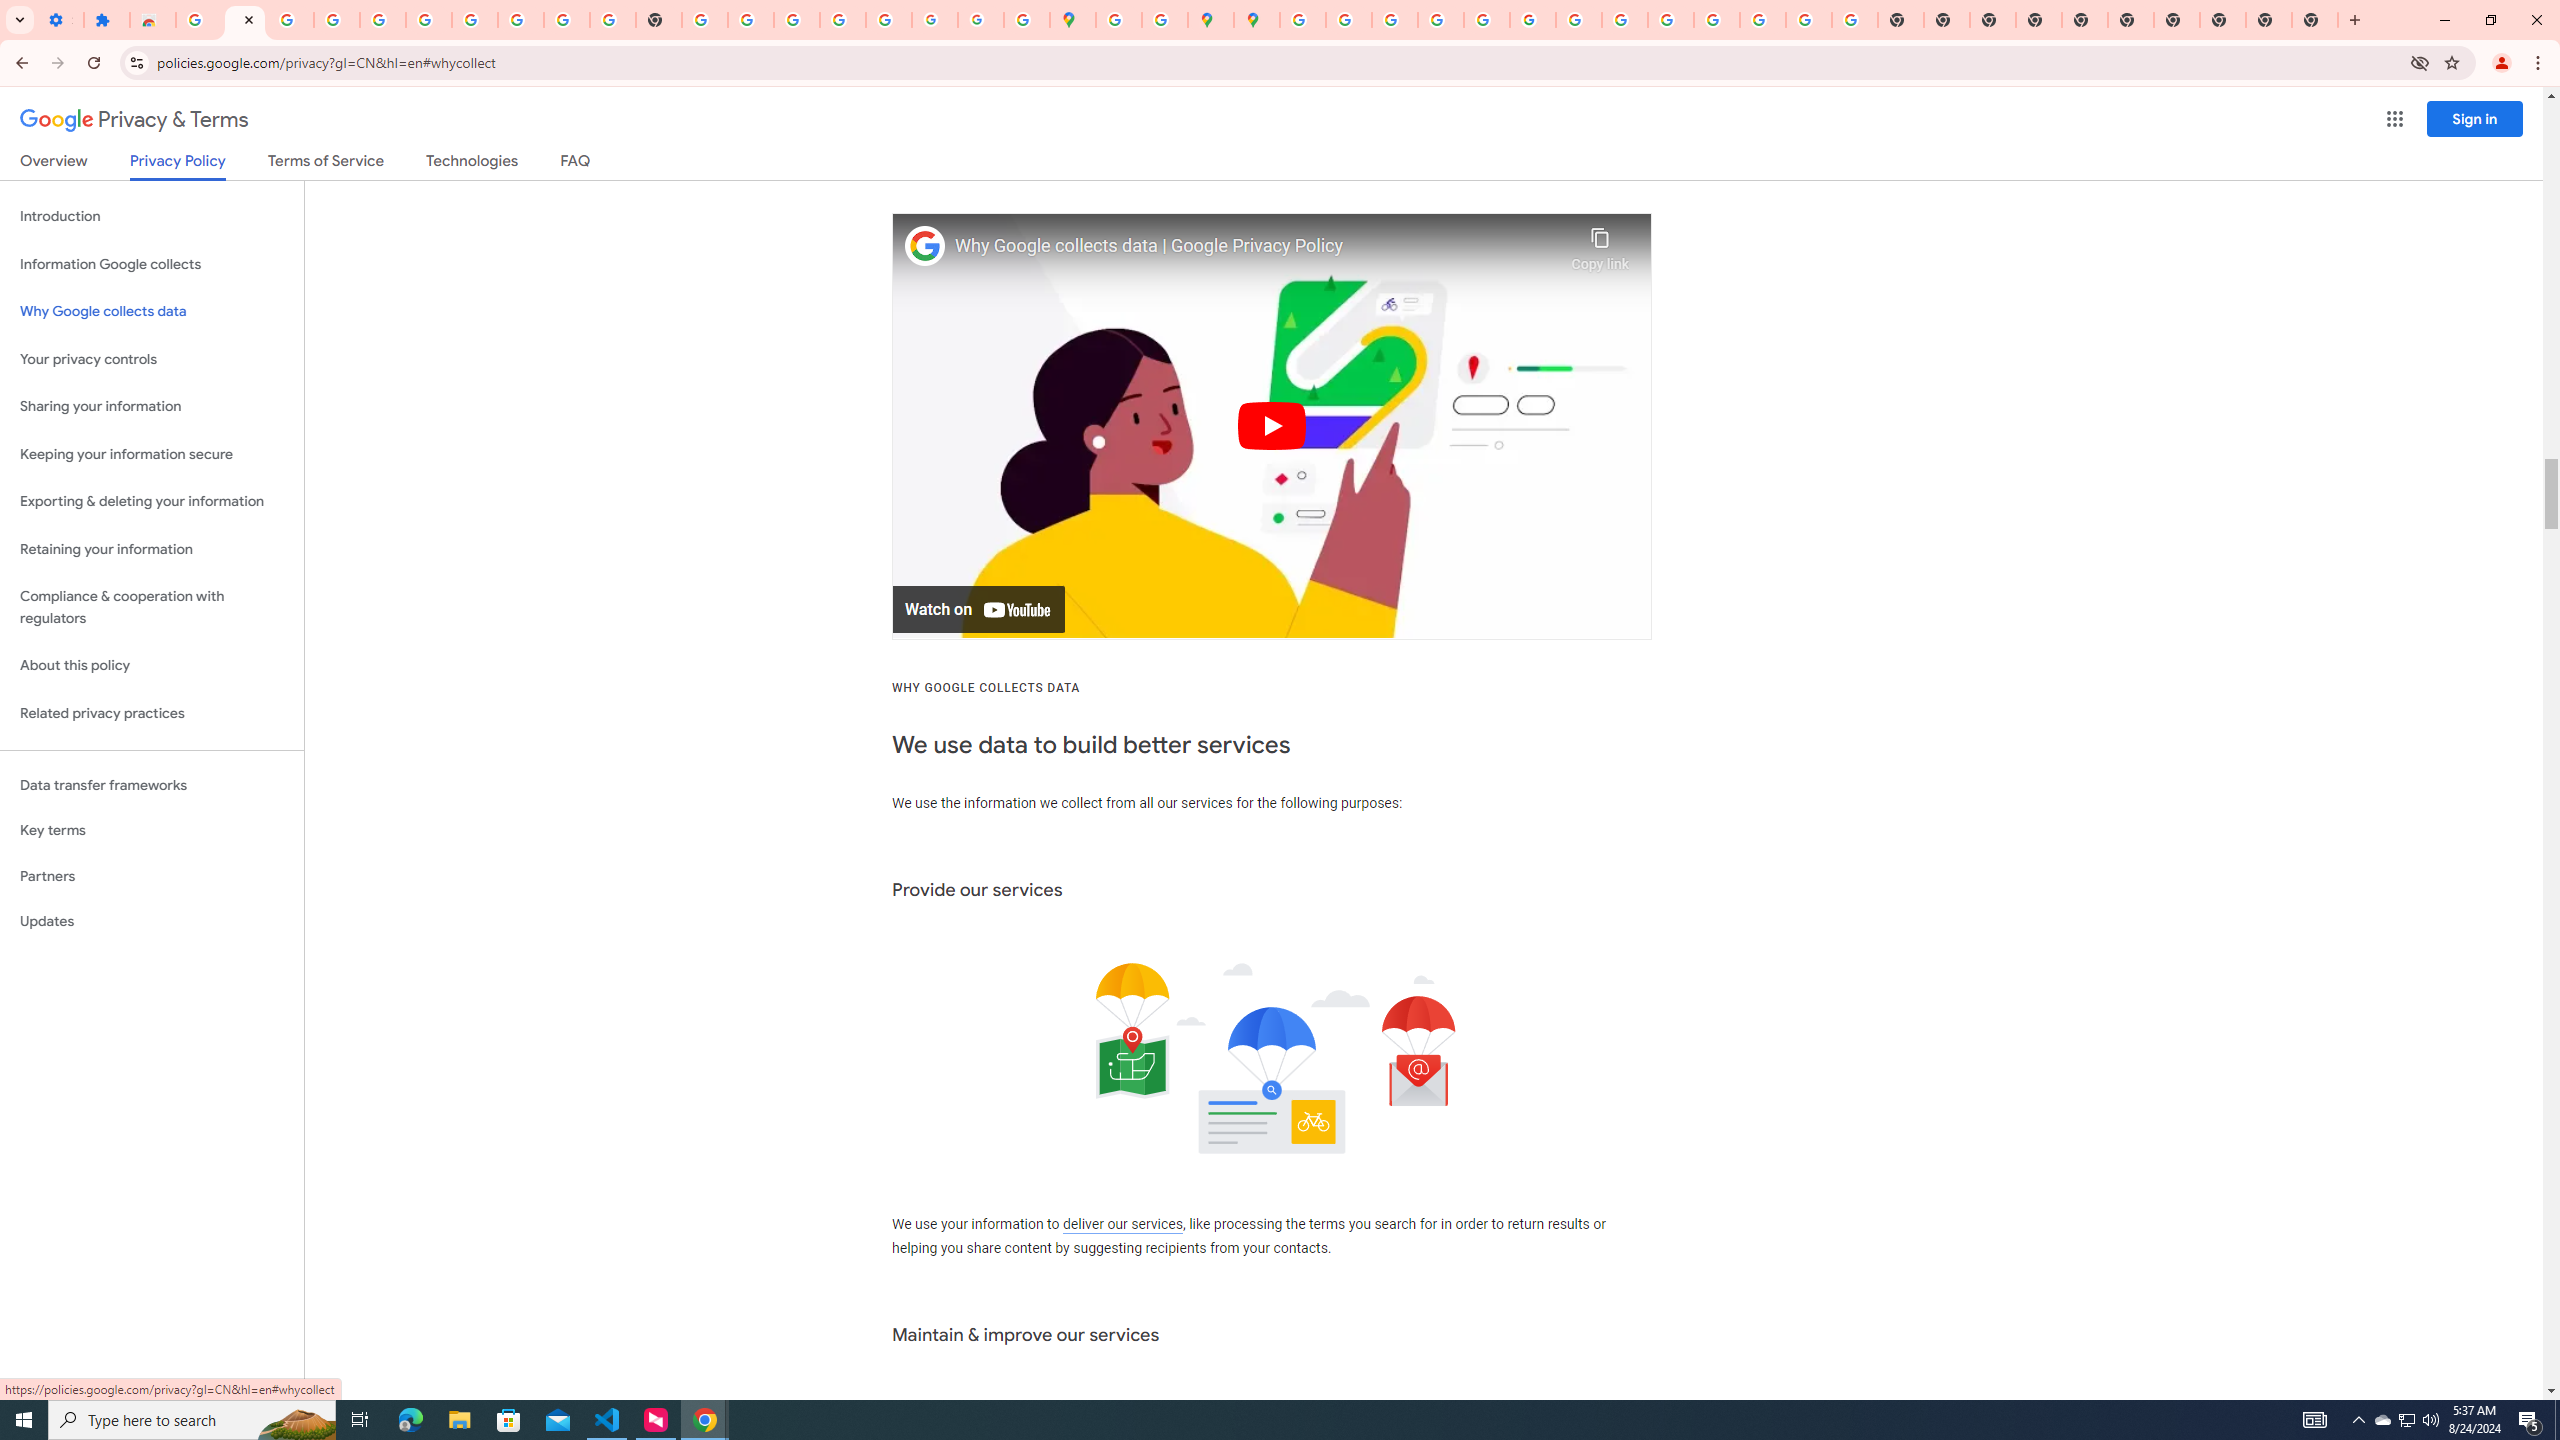  I want to click on 'Data transfer frameworks', so click(151, 785).